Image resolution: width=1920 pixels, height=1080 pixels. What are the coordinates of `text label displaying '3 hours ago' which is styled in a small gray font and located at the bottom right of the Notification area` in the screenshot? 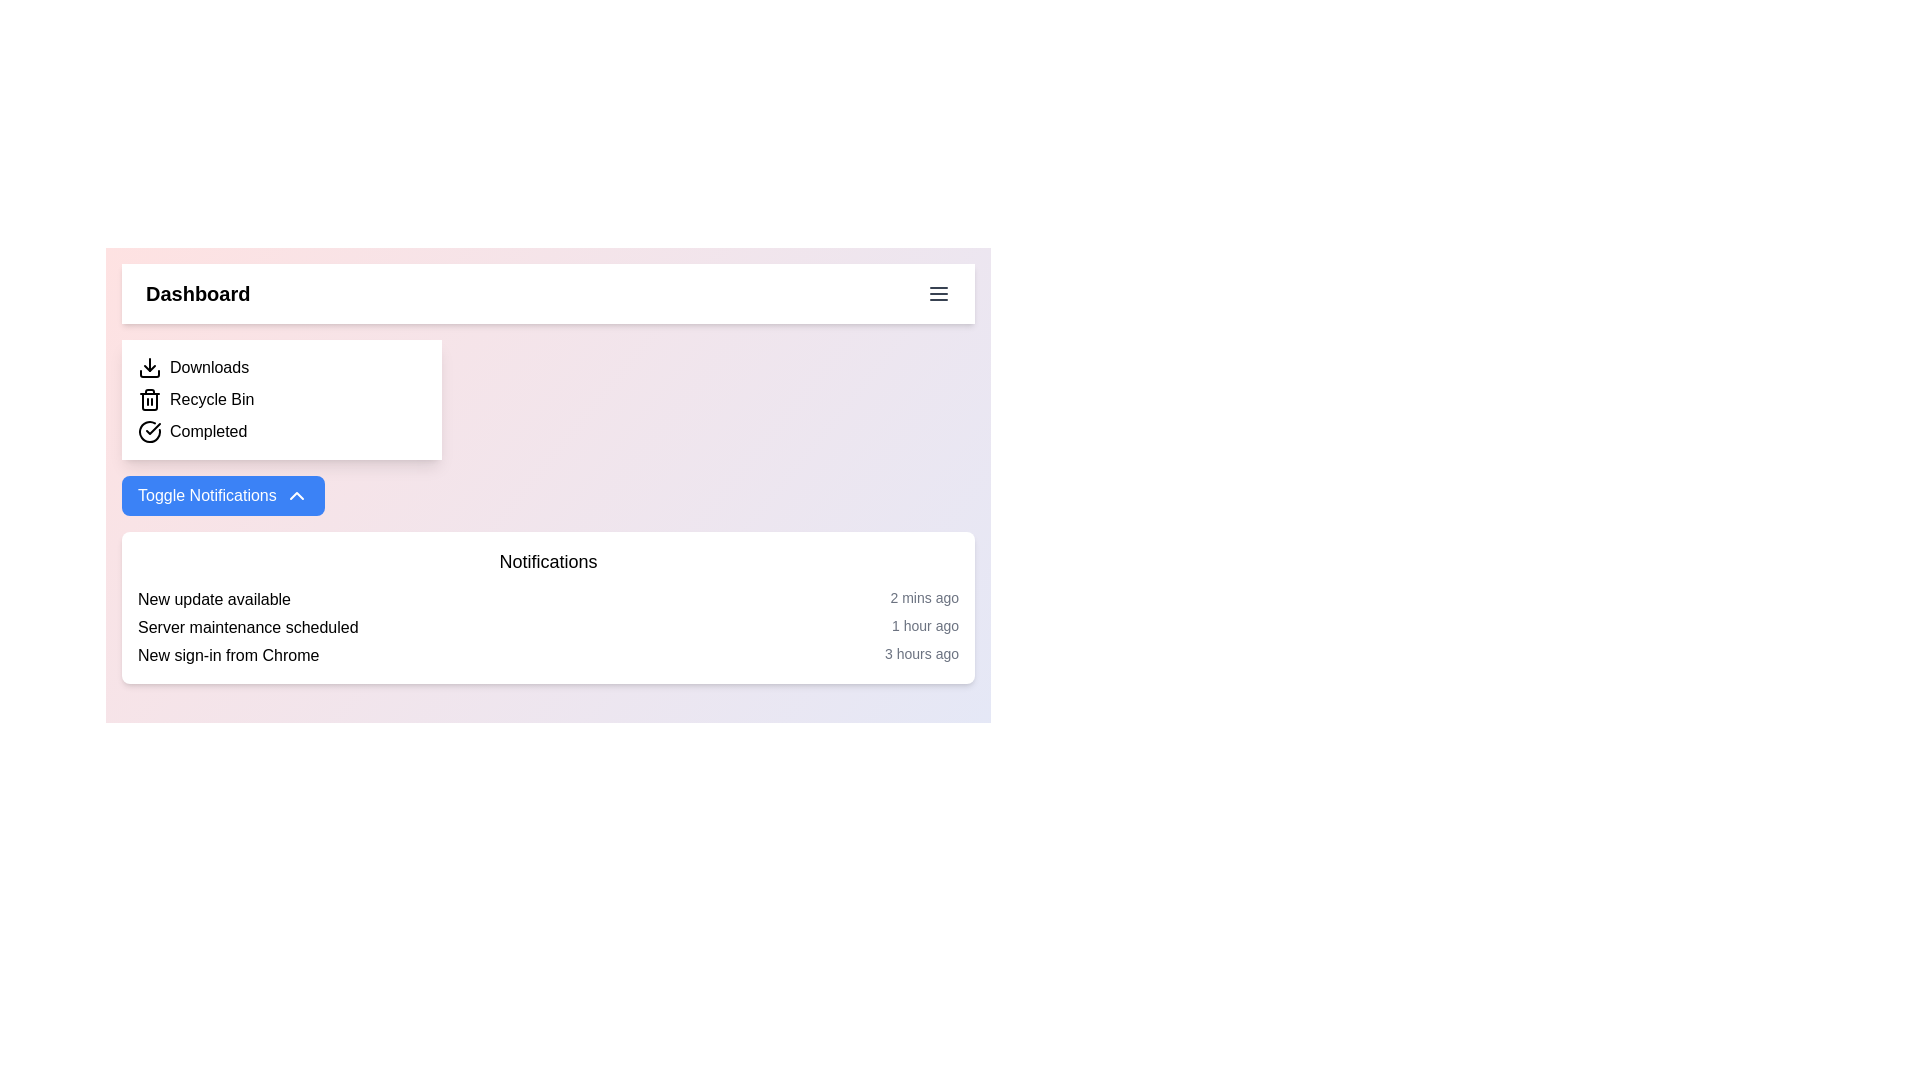 It's located at (920, 655).